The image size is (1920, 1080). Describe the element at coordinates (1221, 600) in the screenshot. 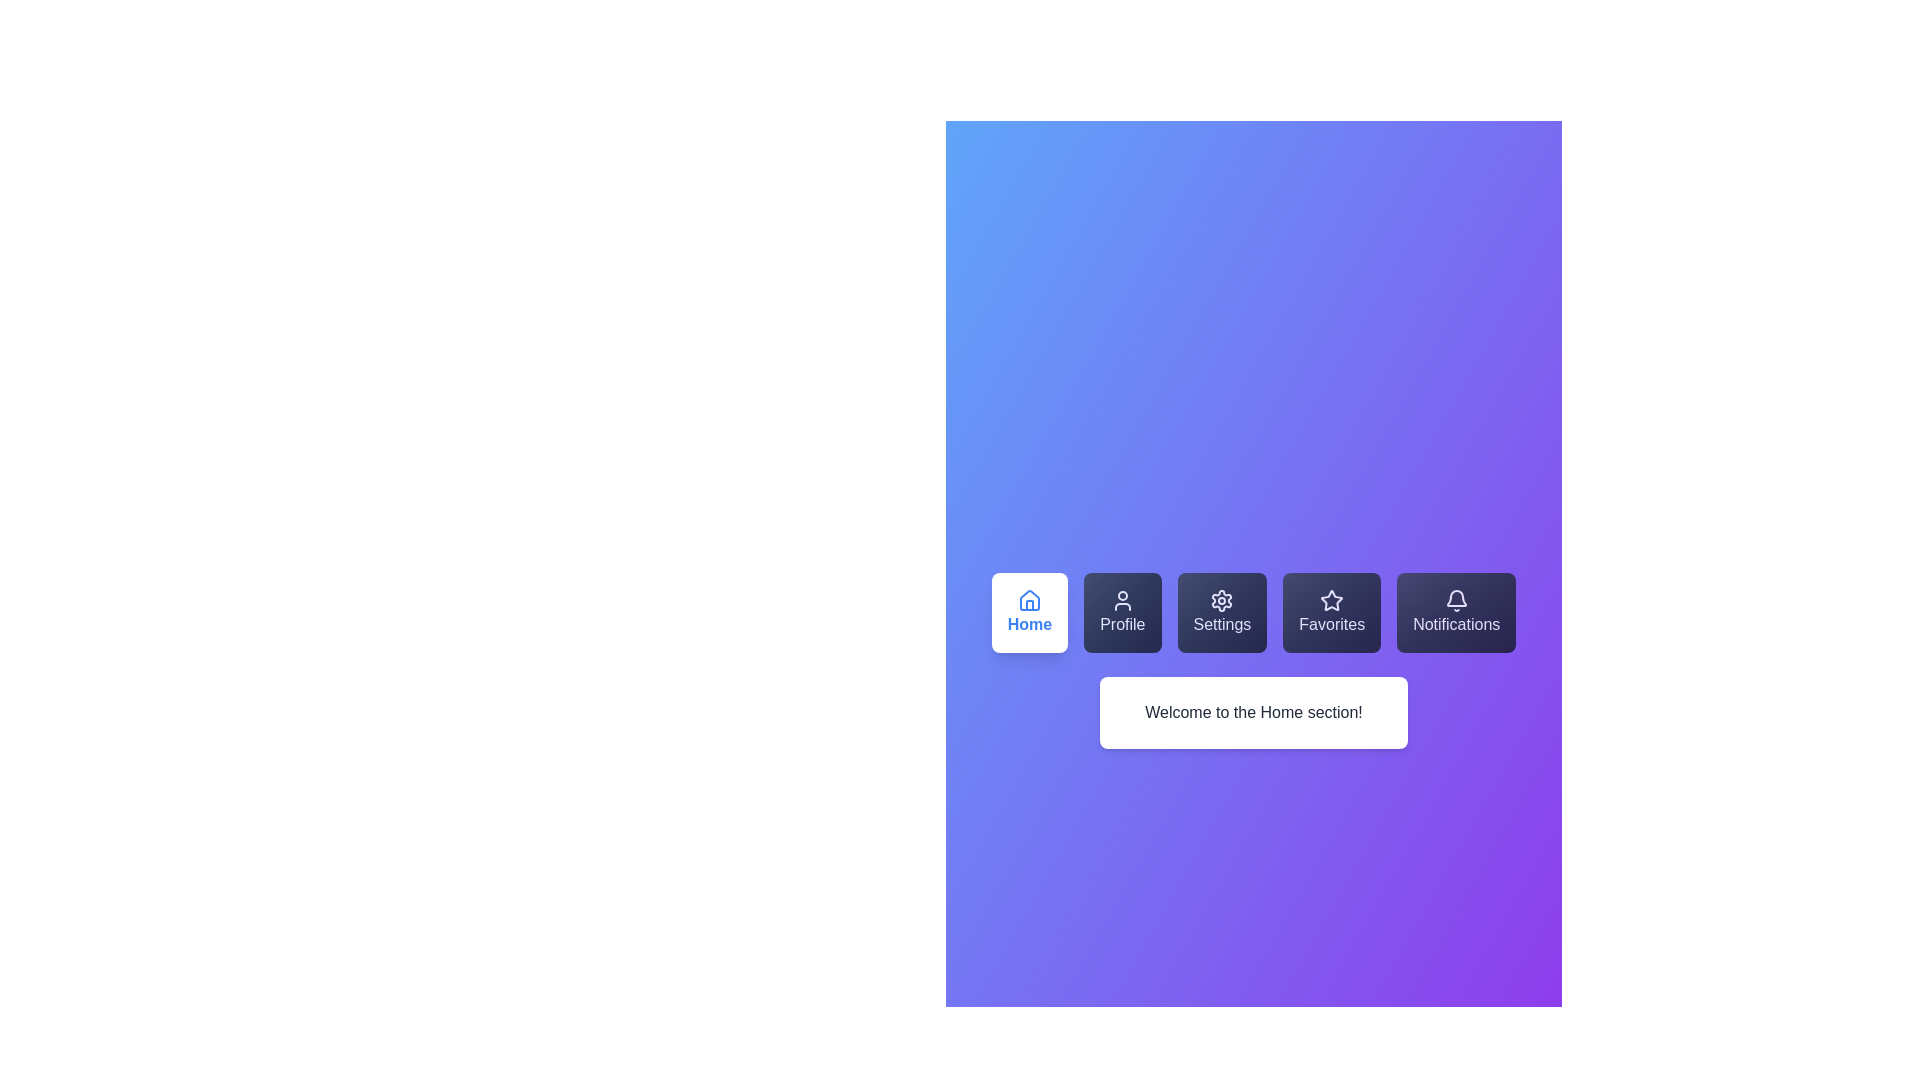

I see `the Settings gear icon located in the middle of the Settings button, which is the third horizontal menu item` at that location.